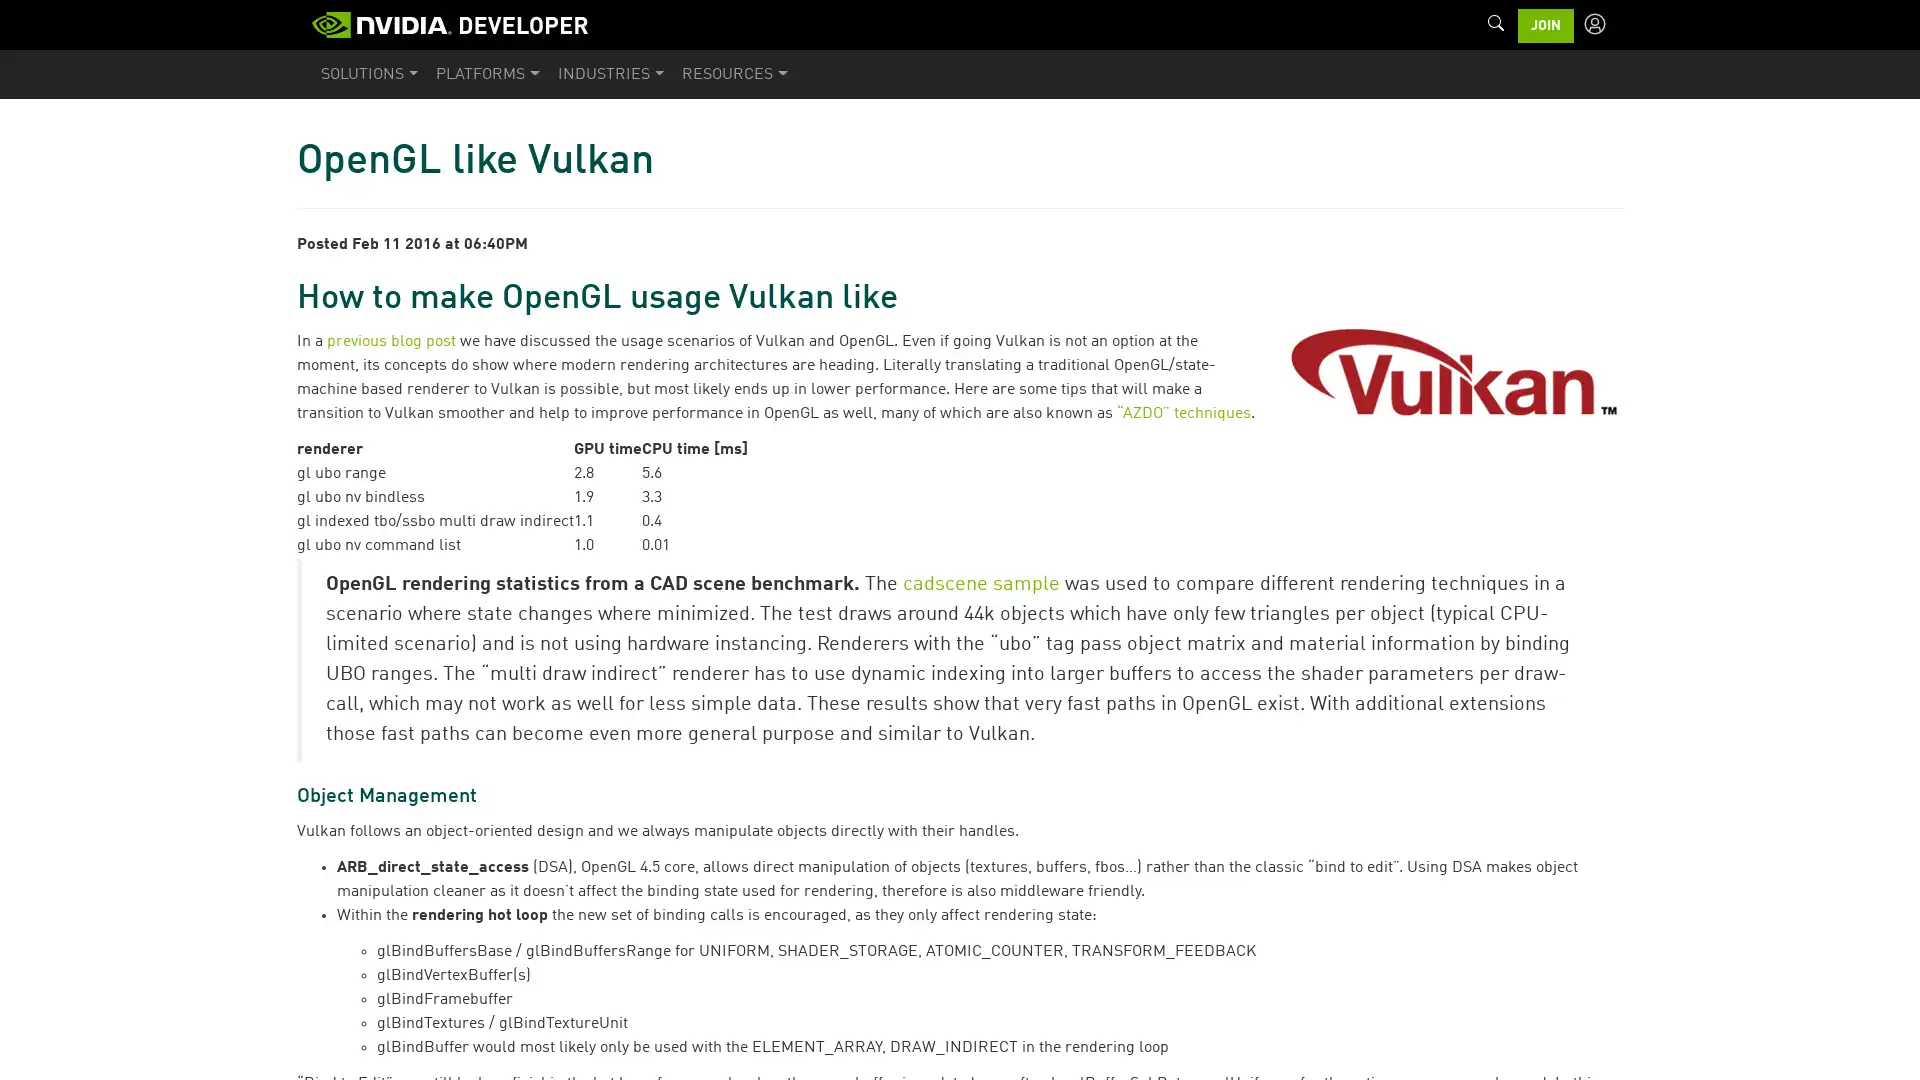  Describe the element at coordinates (609, 73) in the screenshot. I see `INDUSTRIES` at that location.